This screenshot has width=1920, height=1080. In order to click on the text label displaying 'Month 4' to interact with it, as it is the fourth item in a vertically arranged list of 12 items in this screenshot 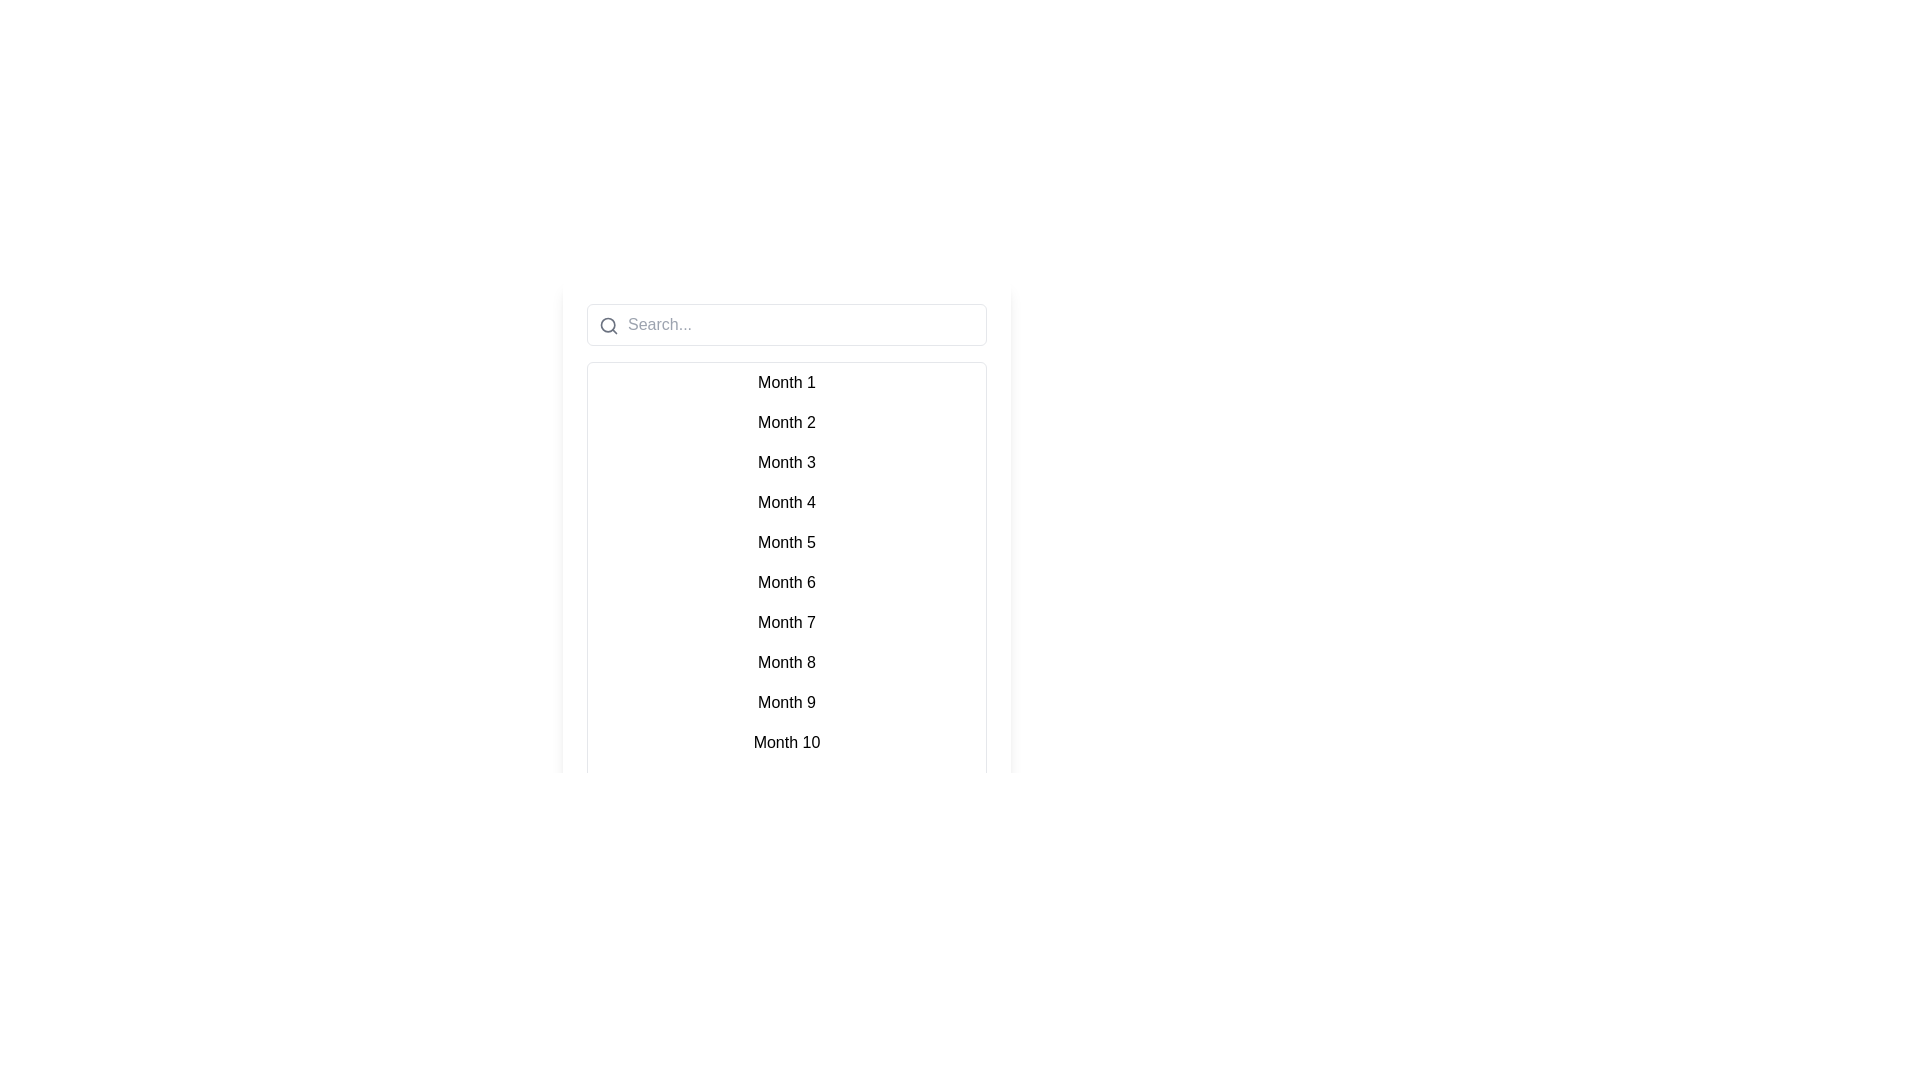, I will do `click(786, 501)`.